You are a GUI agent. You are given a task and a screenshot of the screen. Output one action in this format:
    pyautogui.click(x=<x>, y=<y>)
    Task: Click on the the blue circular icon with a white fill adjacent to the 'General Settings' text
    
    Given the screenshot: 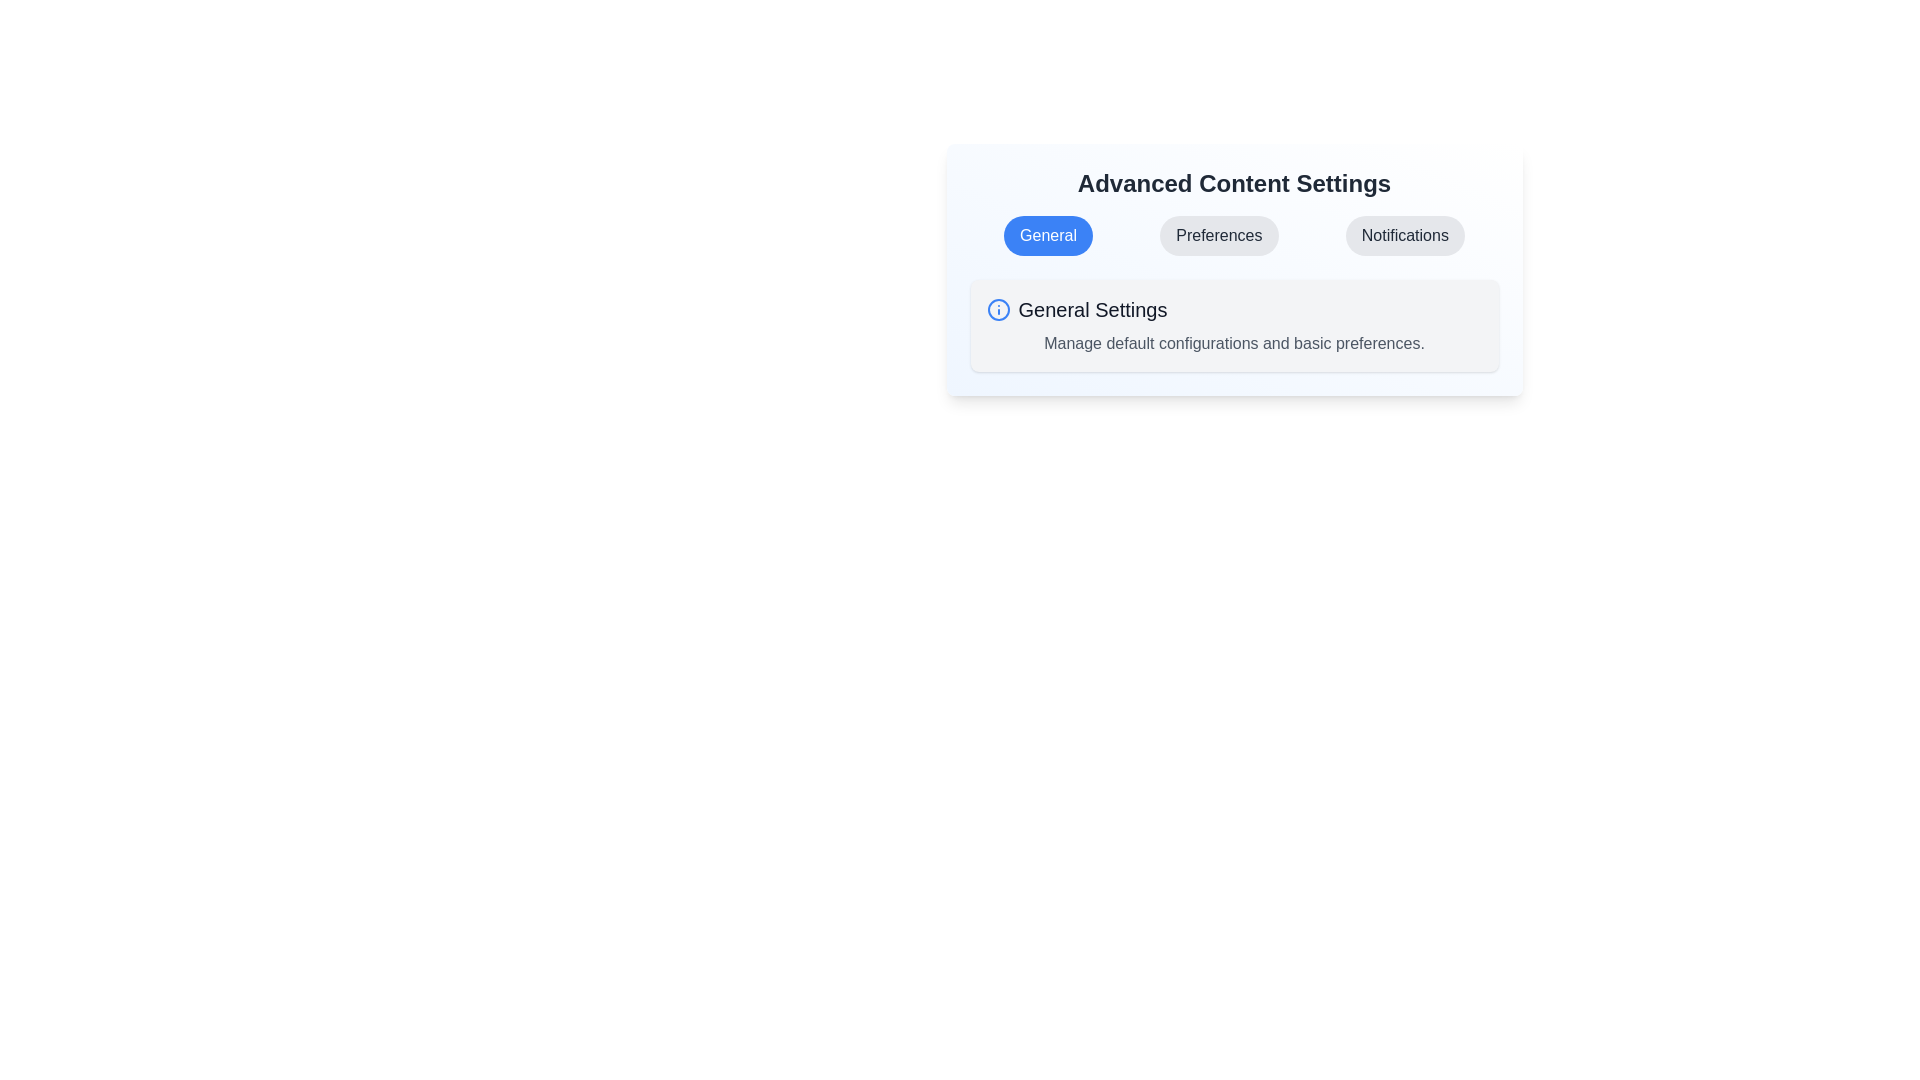 What is the action you would take?
    pyautogui.click(x=998, y=309)
    